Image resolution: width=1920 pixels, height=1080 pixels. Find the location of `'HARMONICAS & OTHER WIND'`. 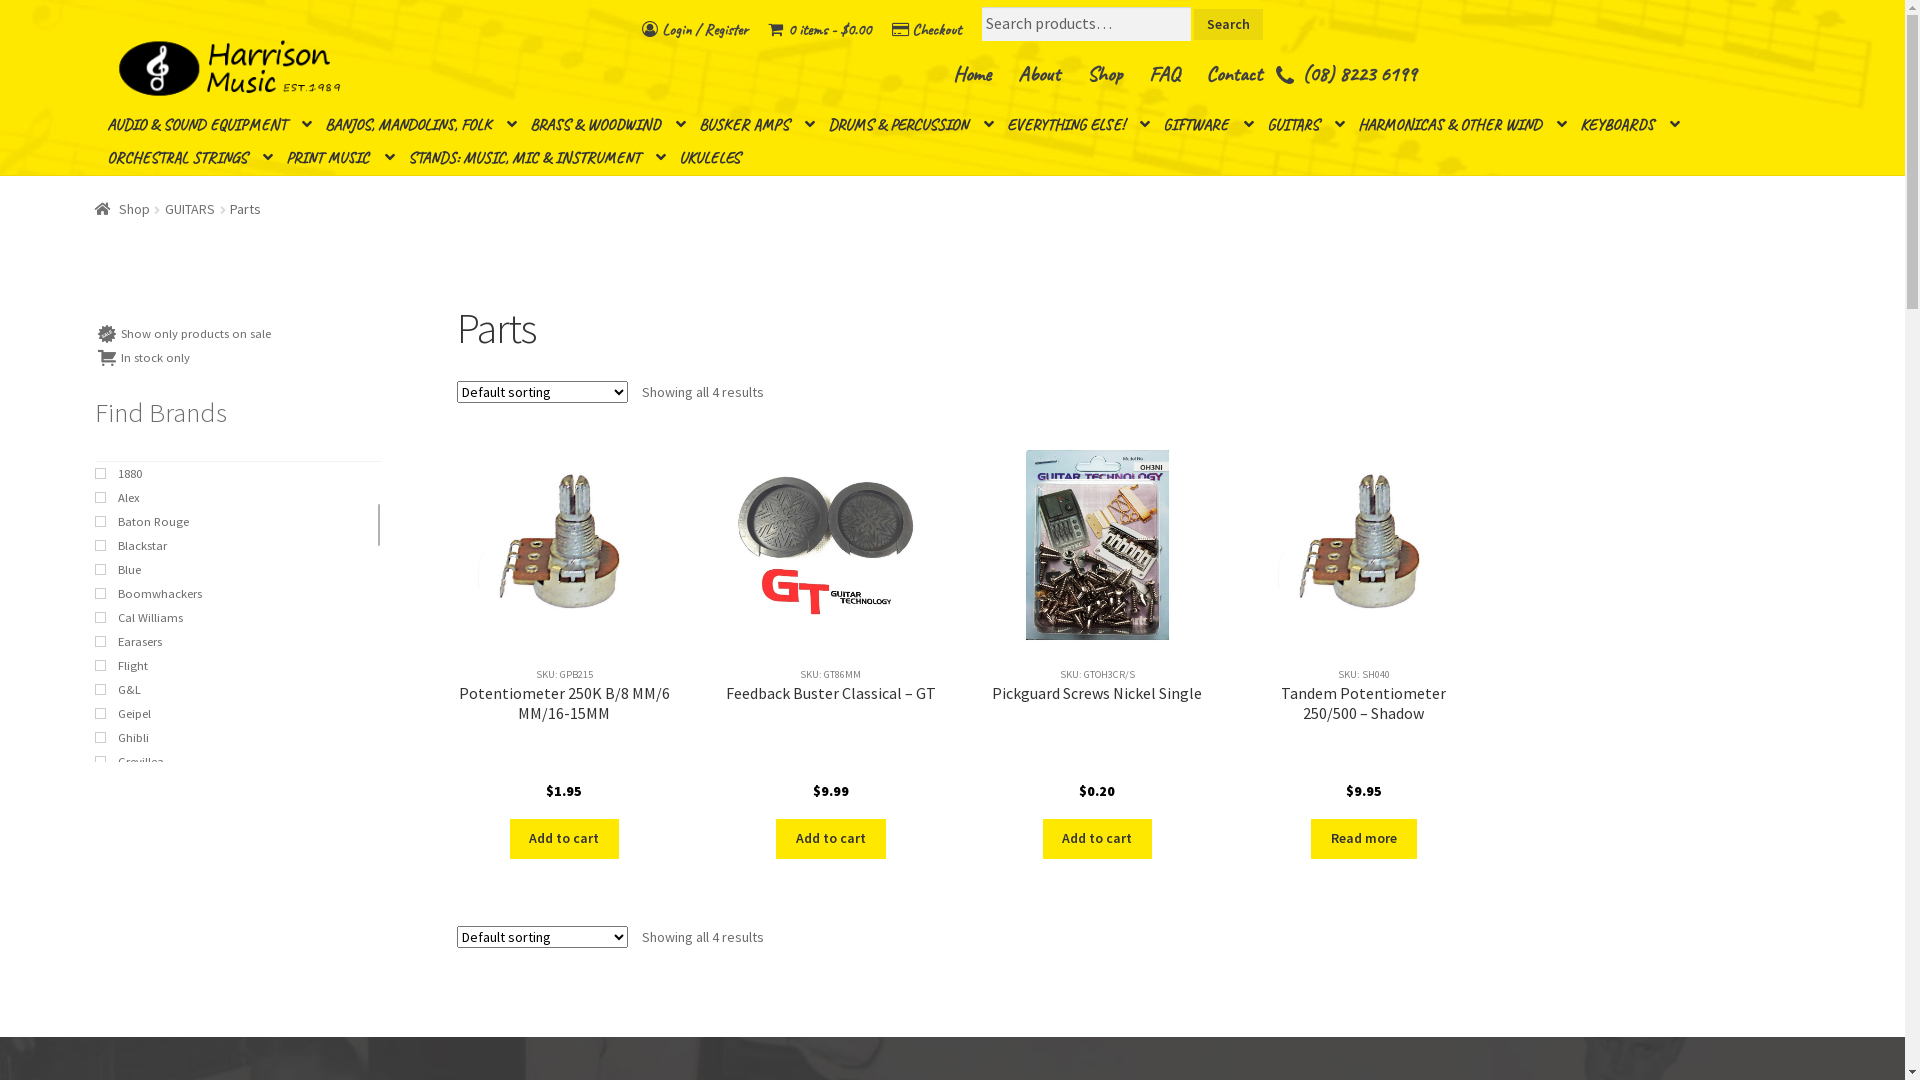

'HARMONICAS & OTHER WIND' is located at coordinates (1462, 125).